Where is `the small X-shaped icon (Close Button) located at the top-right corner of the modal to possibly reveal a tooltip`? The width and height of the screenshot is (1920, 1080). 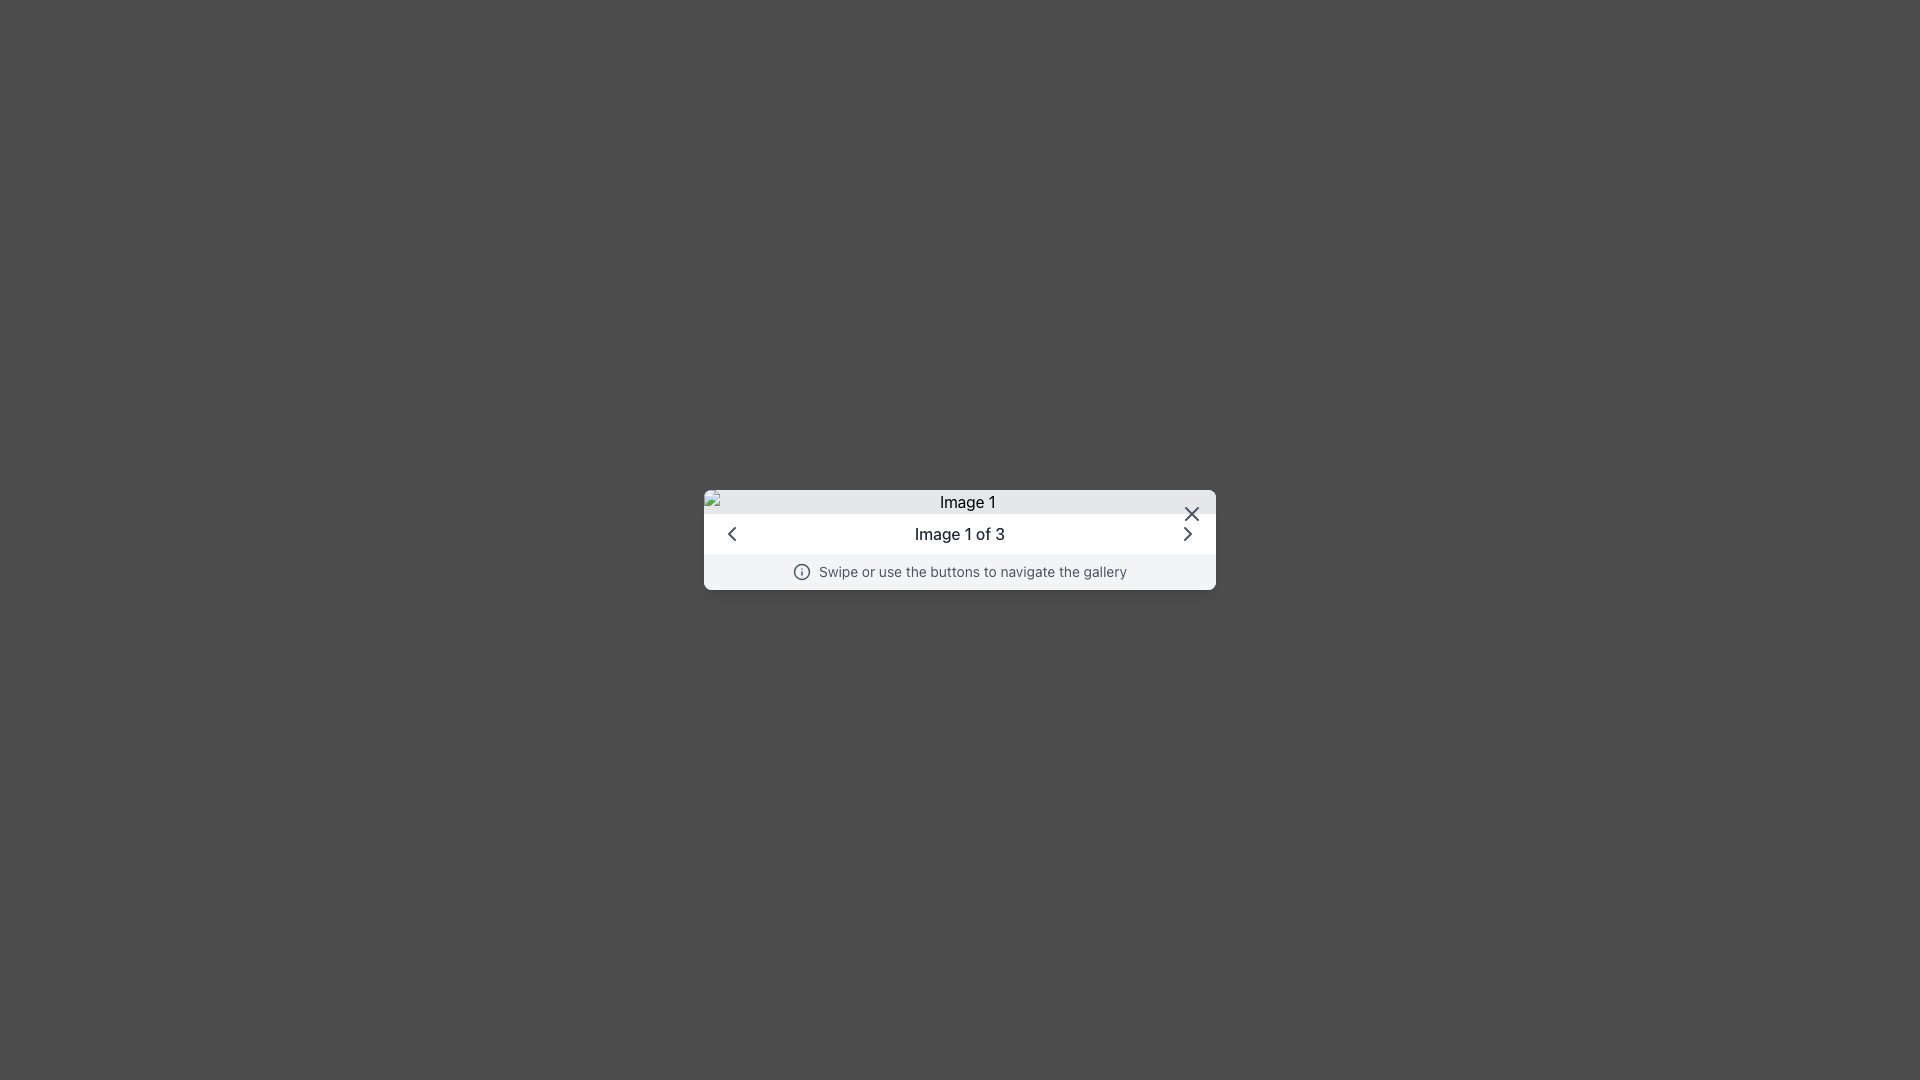 the small X-shaped icon (Close Button) located at the top-right corner of the modal to possibly reveal a tooltip is located at coordinates (1191, 512).